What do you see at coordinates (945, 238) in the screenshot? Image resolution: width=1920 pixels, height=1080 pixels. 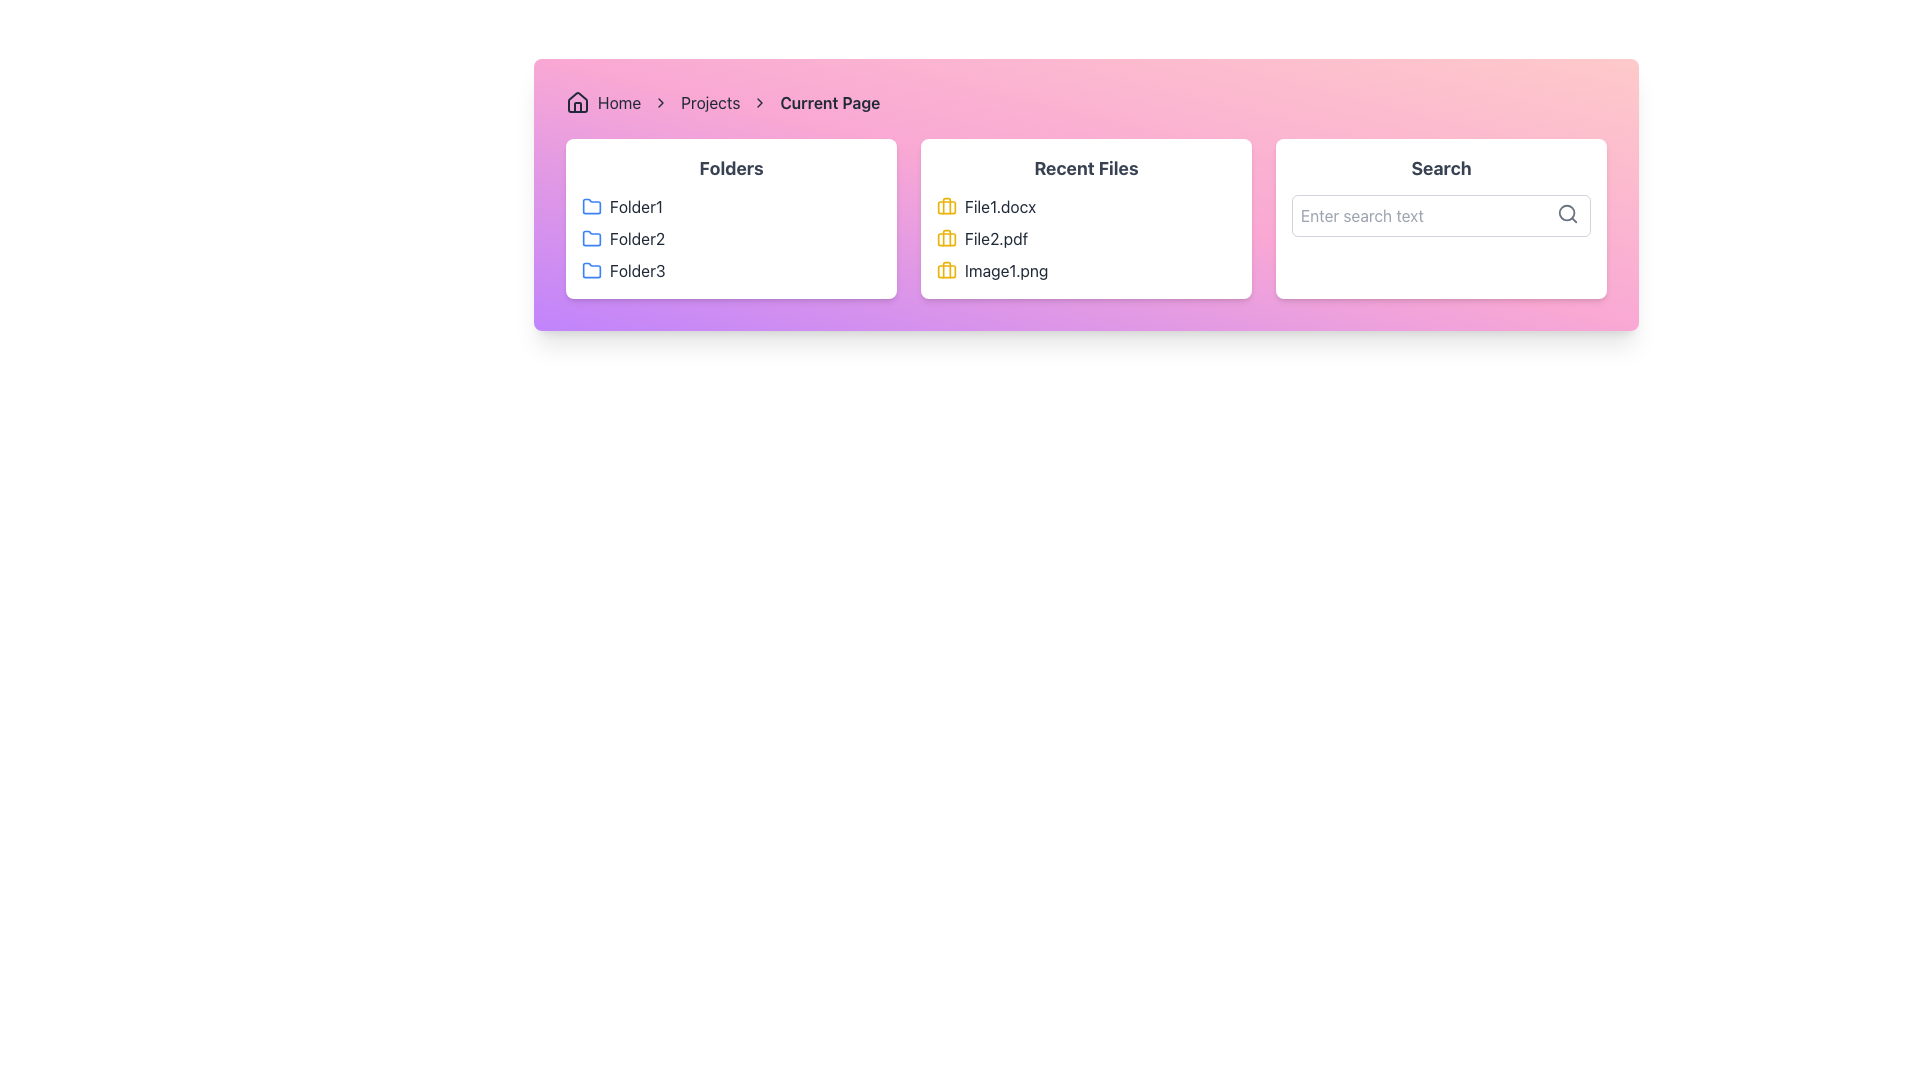 I see `the yellow briefcase icon located in the 'Recent Files' section adjacent to the text 'File2.pdf'` at bounding box center [945, 238].